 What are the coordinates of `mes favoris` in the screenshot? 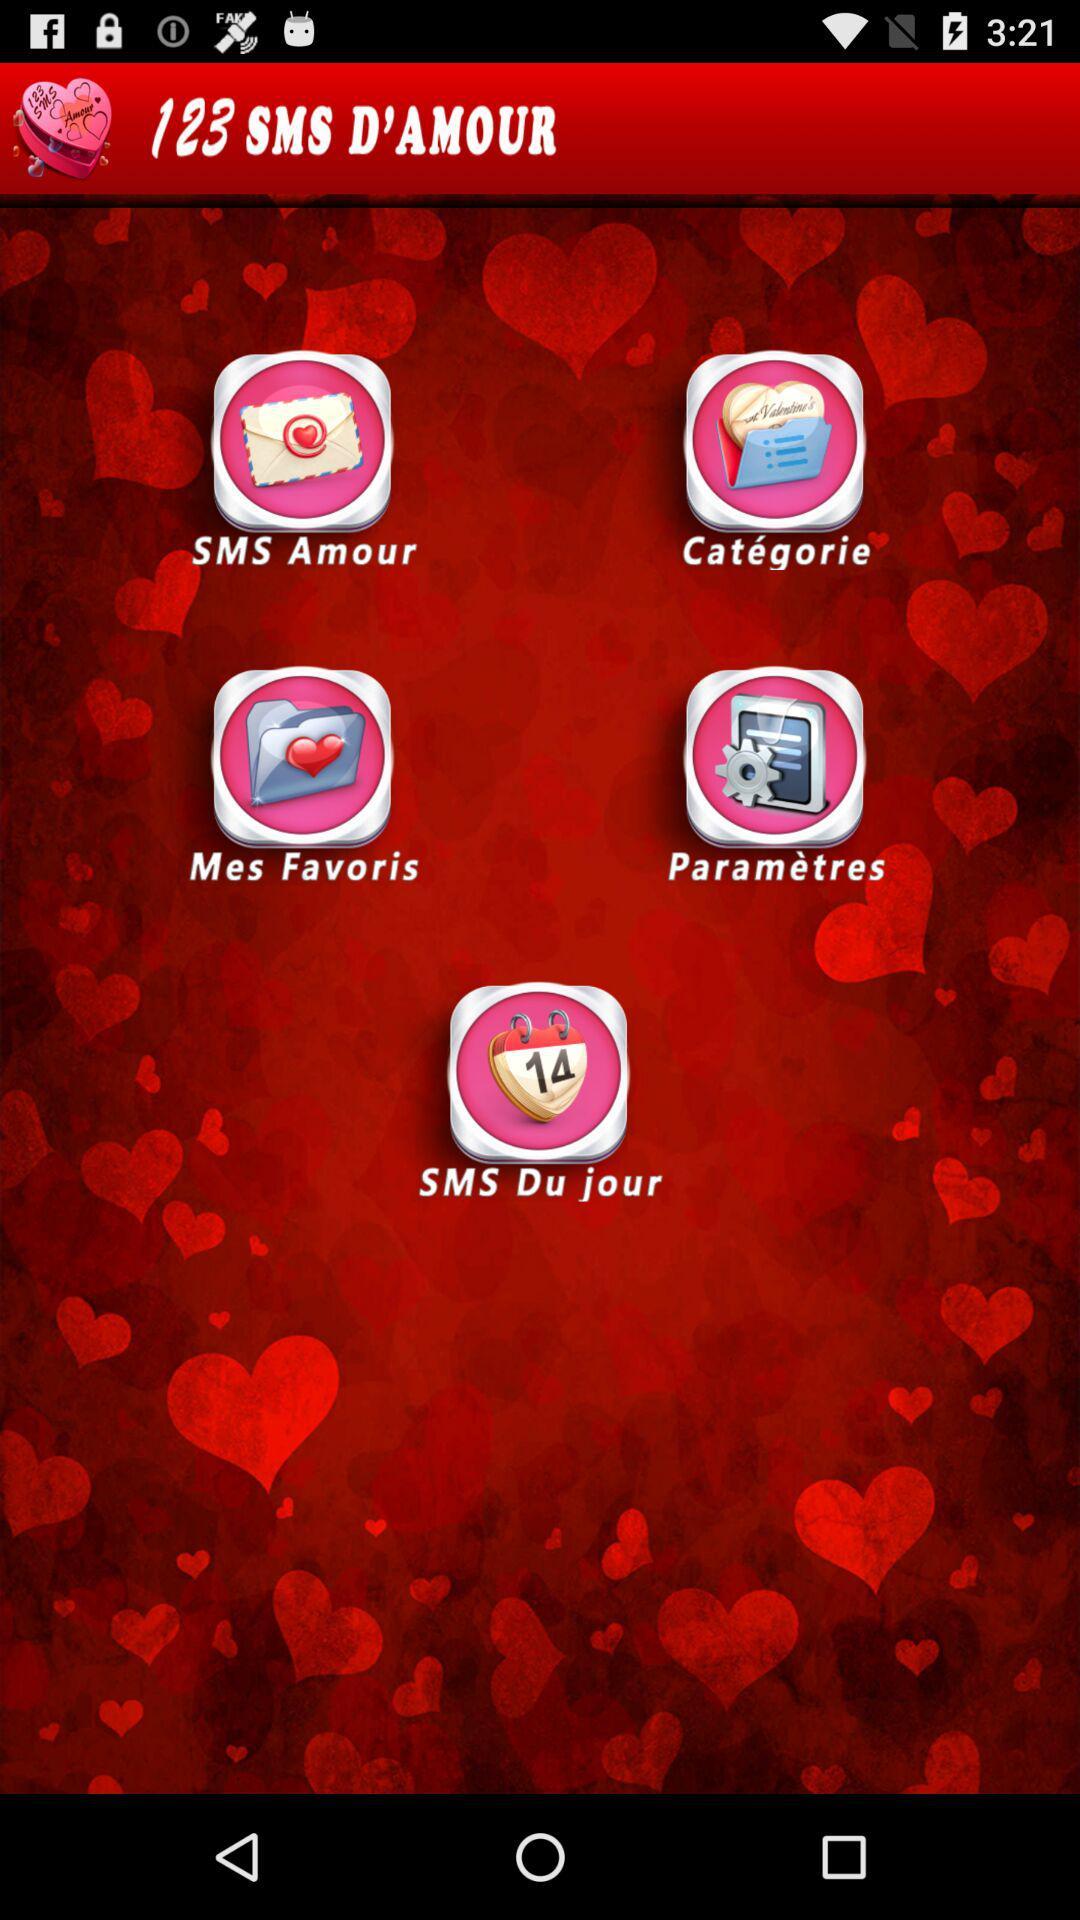 It's located at (303, 772).